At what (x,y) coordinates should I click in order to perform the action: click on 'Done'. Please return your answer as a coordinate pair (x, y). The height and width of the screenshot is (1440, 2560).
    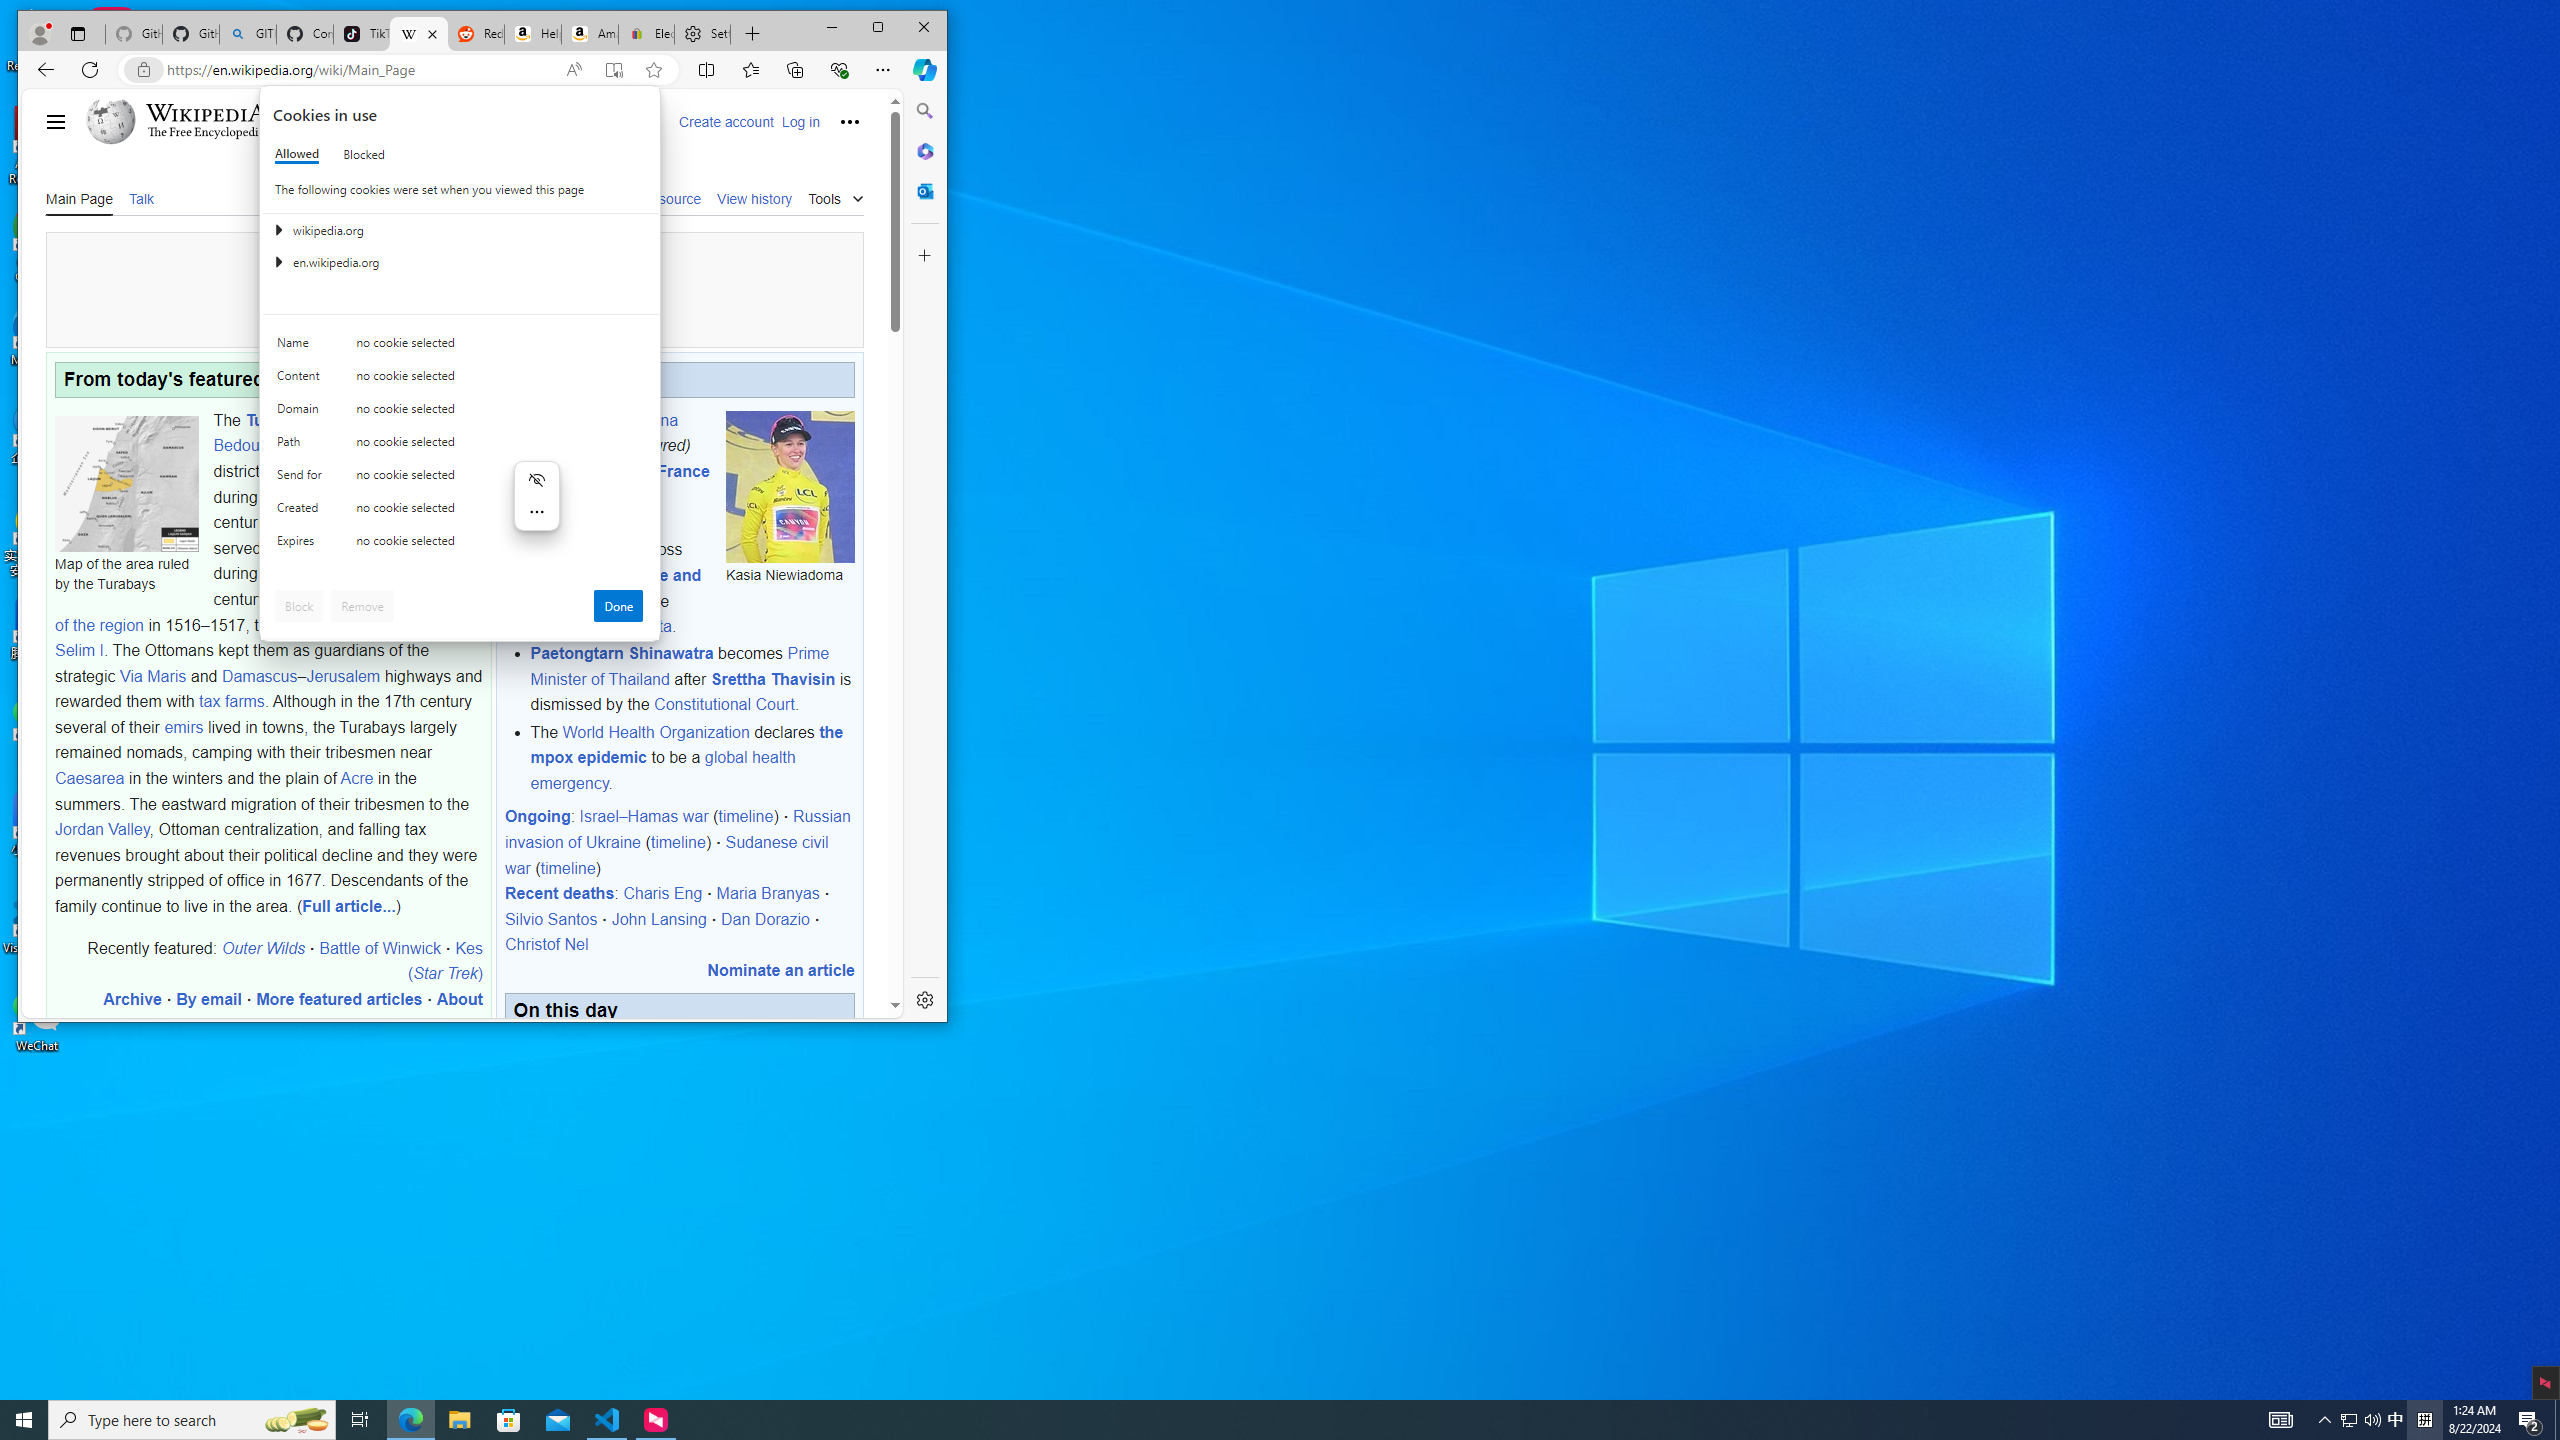
    Looking at the image, I should click on (617, 605).